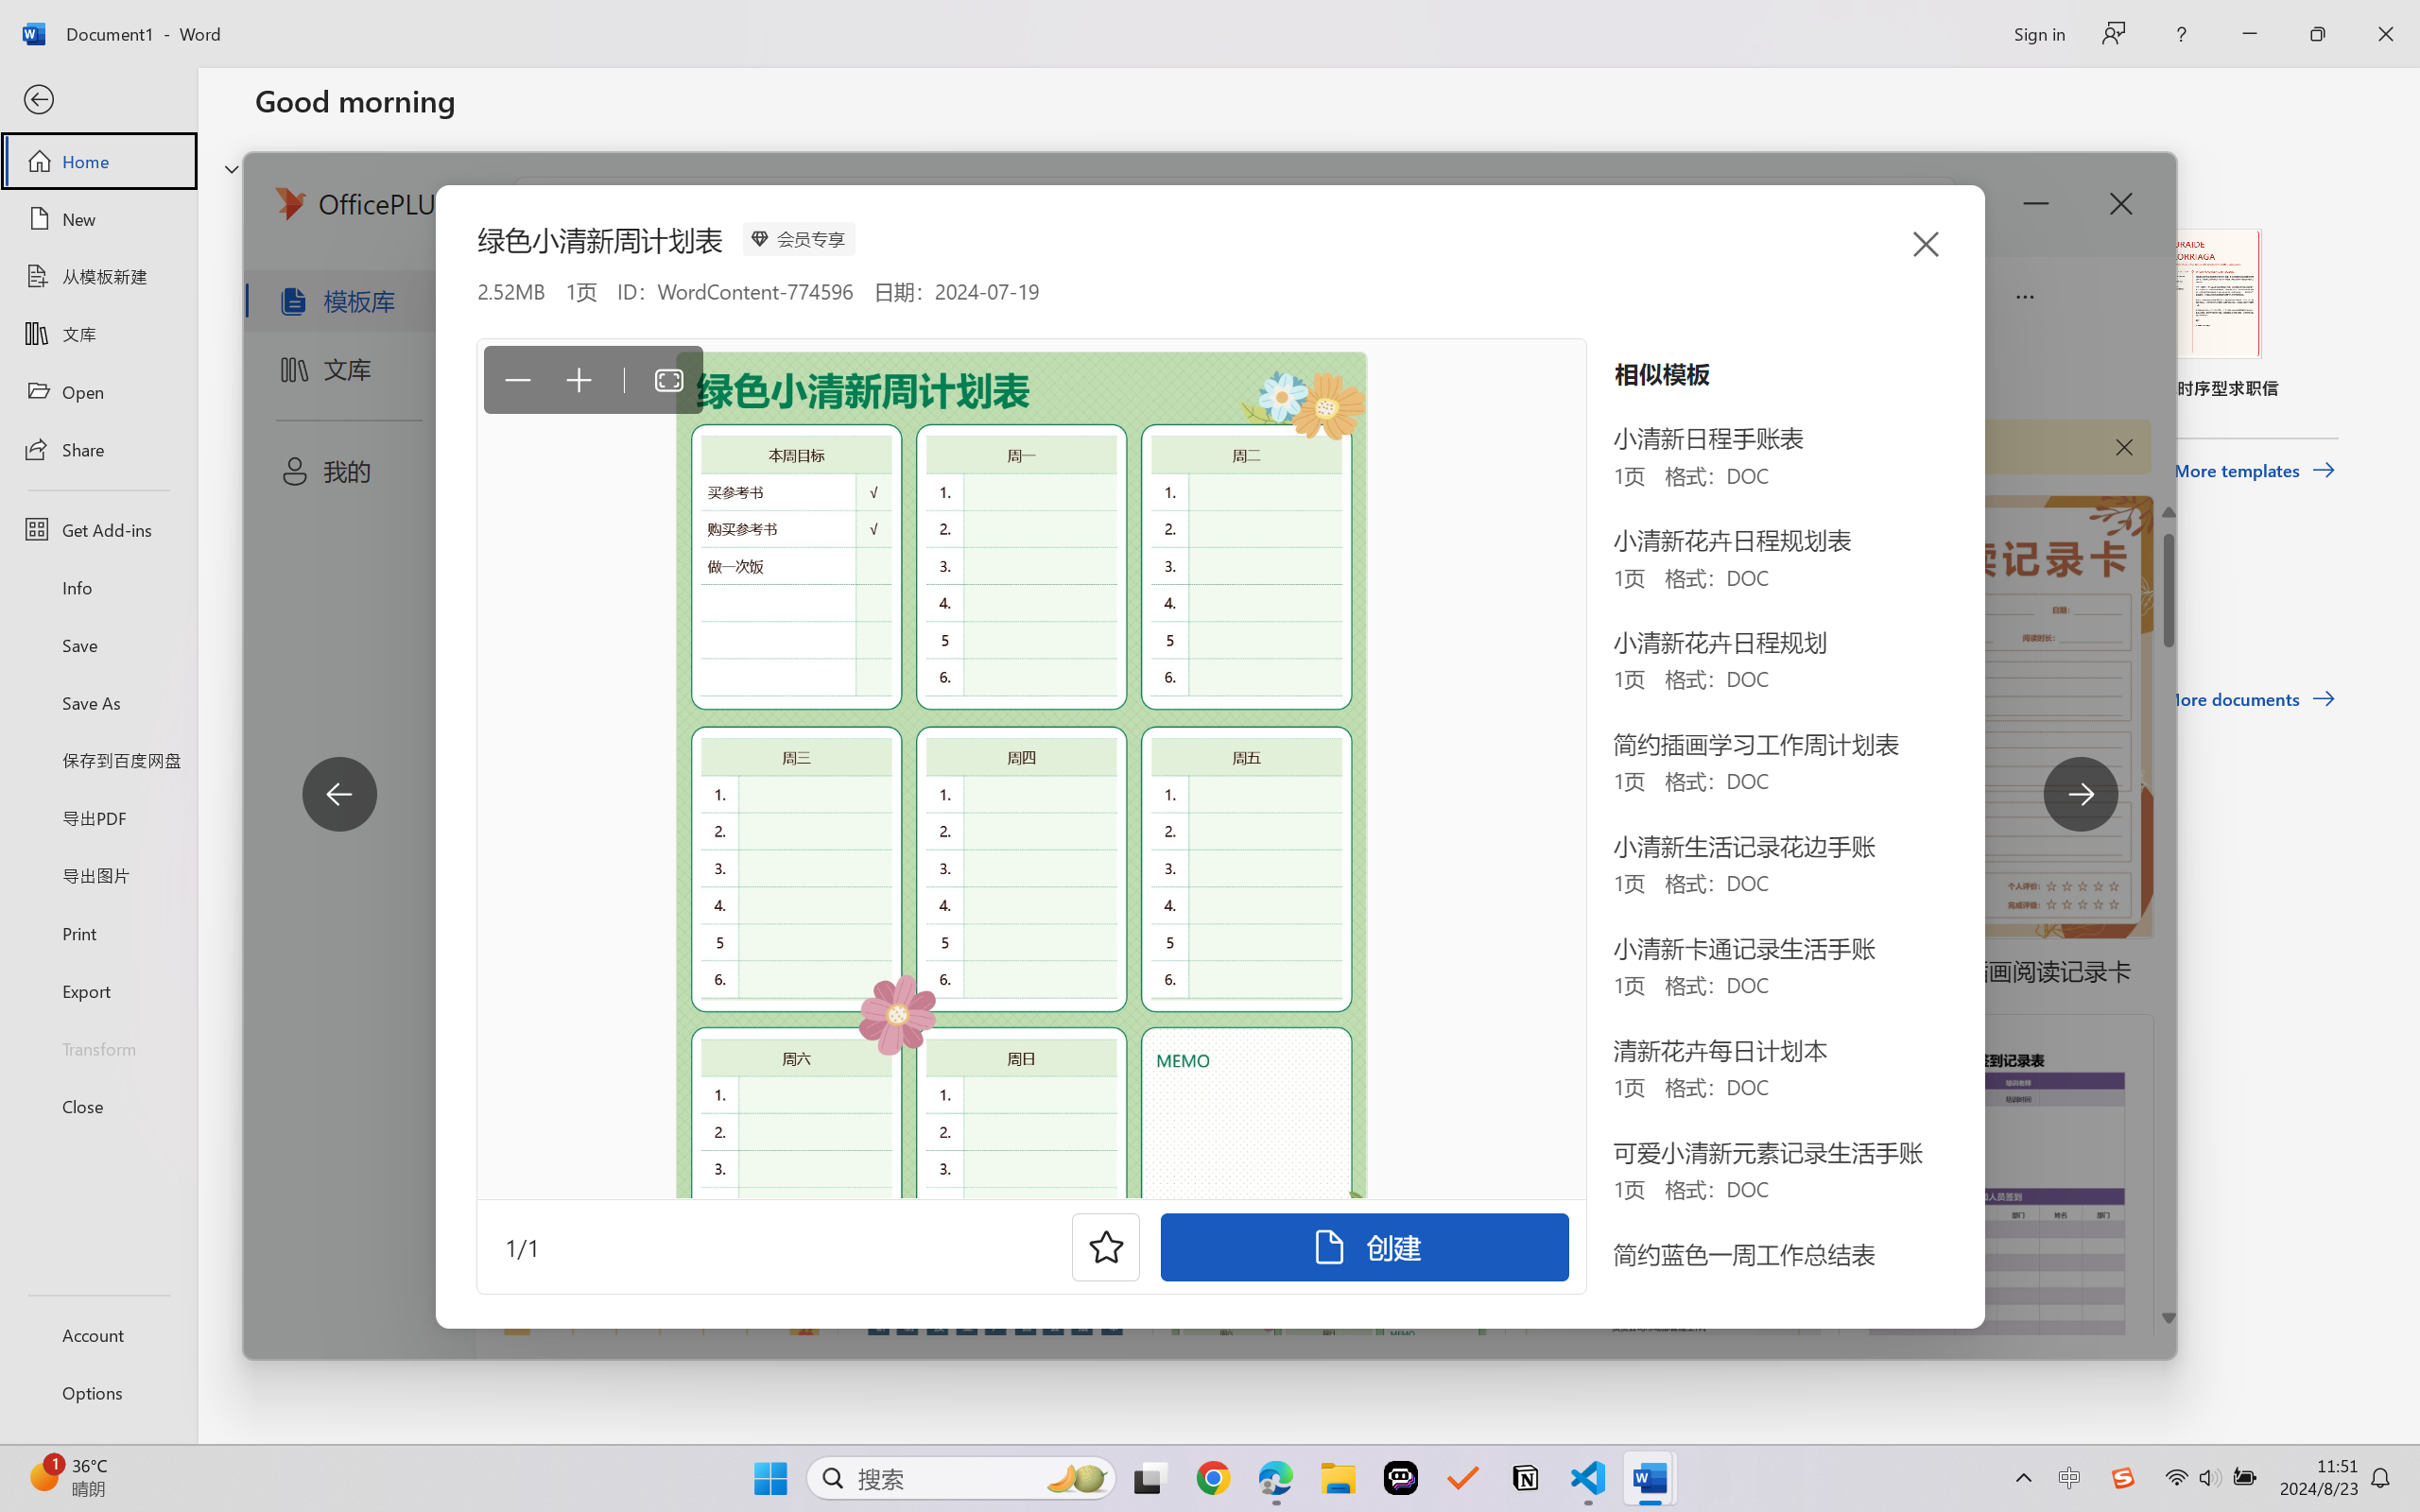  Describe the element at coordinates (97, 1334) in the screenshot. I see `'Account'` at that location.